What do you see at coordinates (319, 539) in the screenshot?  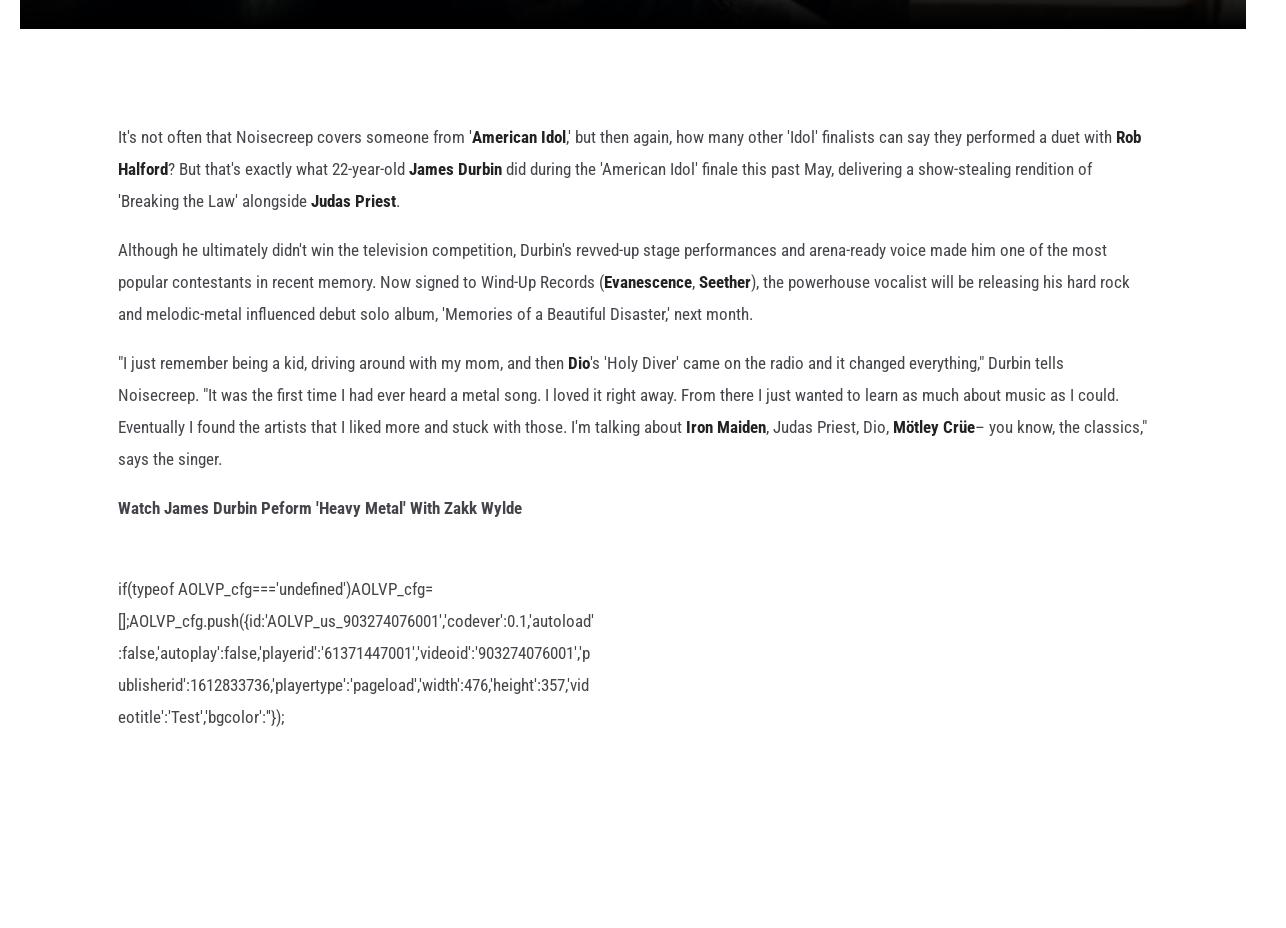 I see `'Watch James Durbin Peform 'Heavy Metal' With Zakk Wylde'` at bounding box center [319, 539].